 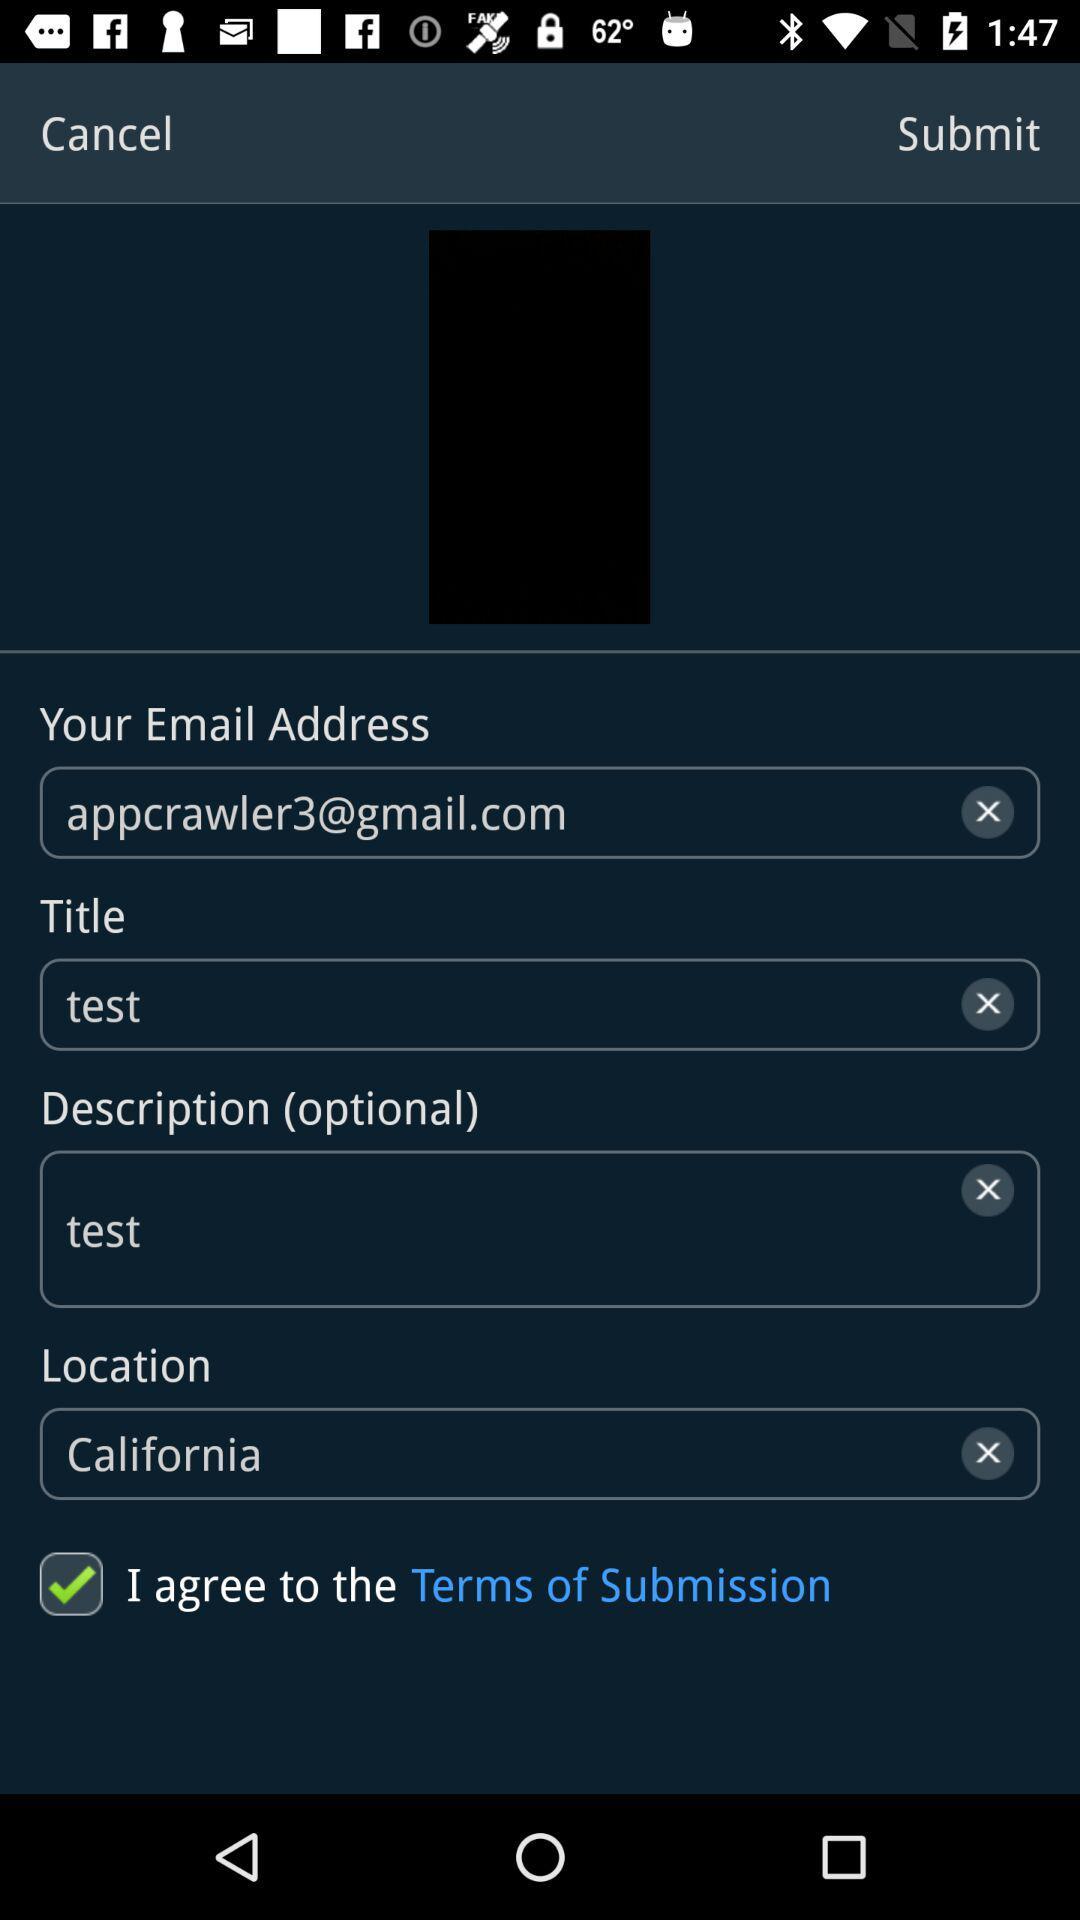 What do you see at coordinates (986, 1004) in the screenshot?
I see `the close icon` at bounding box center [986, 1004].